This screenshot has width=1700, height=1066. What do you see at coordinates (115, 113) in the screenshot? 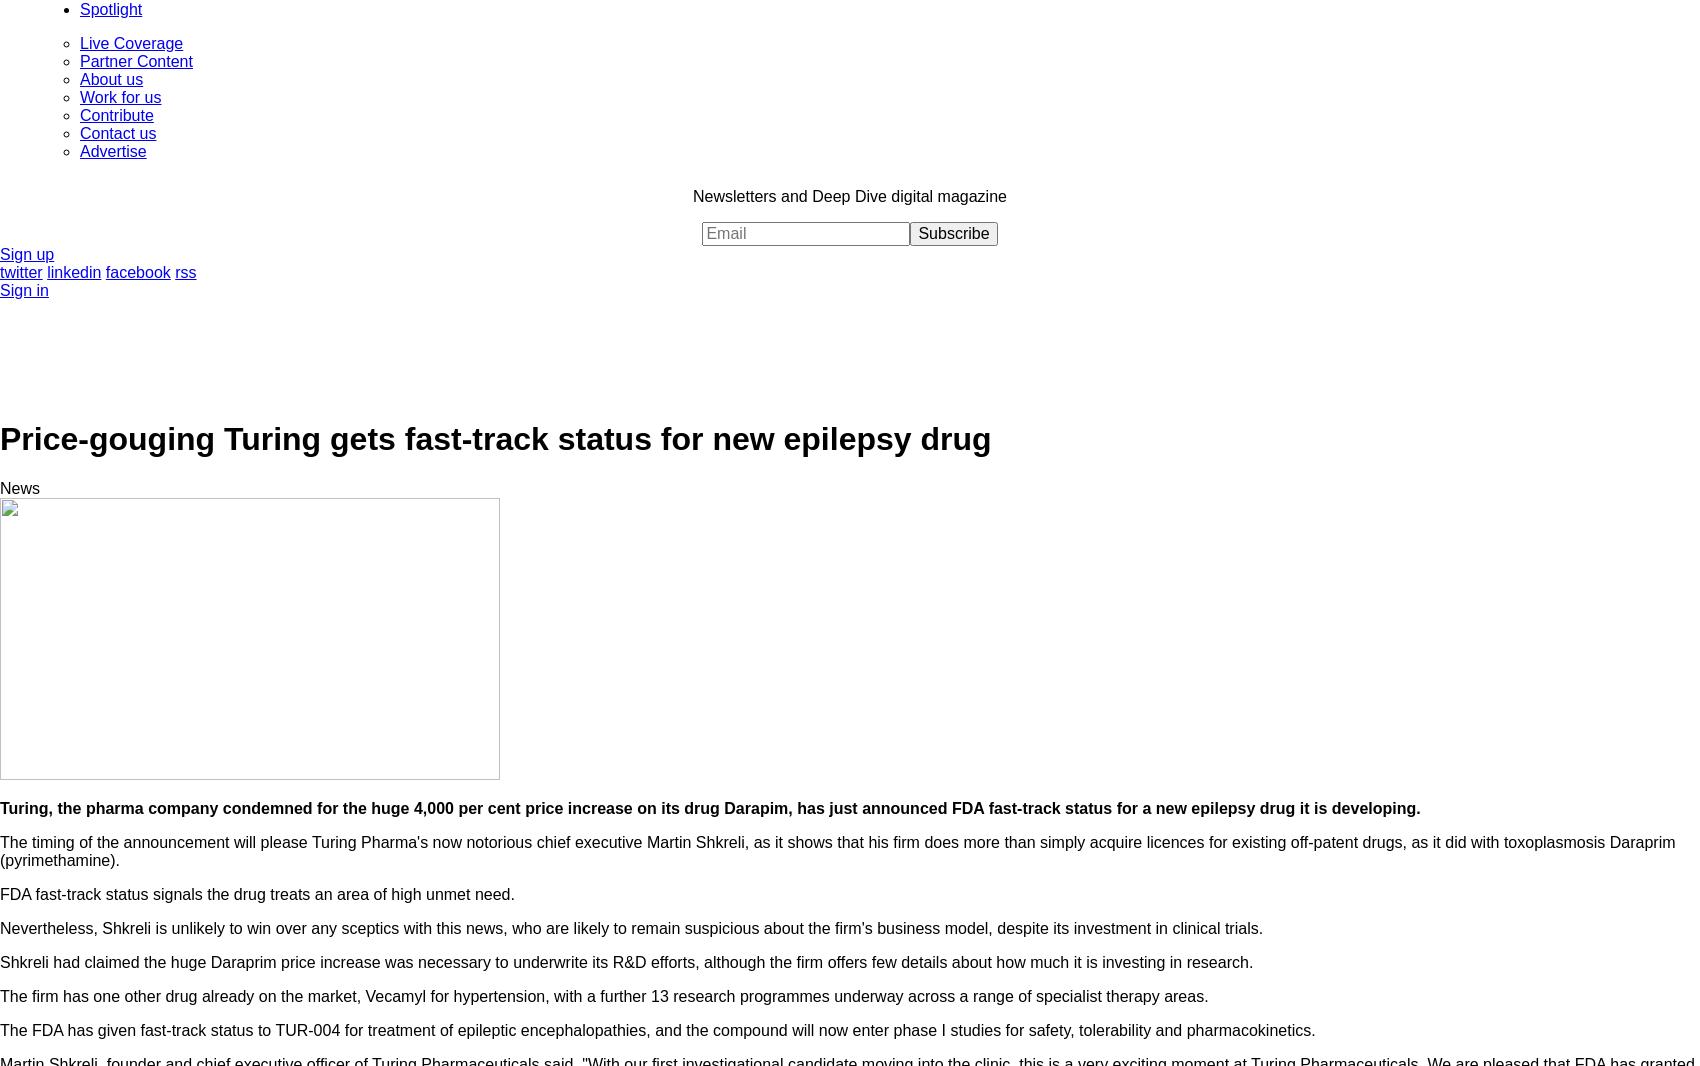
I see `'Contribute'` at bounding box center [115, 113].